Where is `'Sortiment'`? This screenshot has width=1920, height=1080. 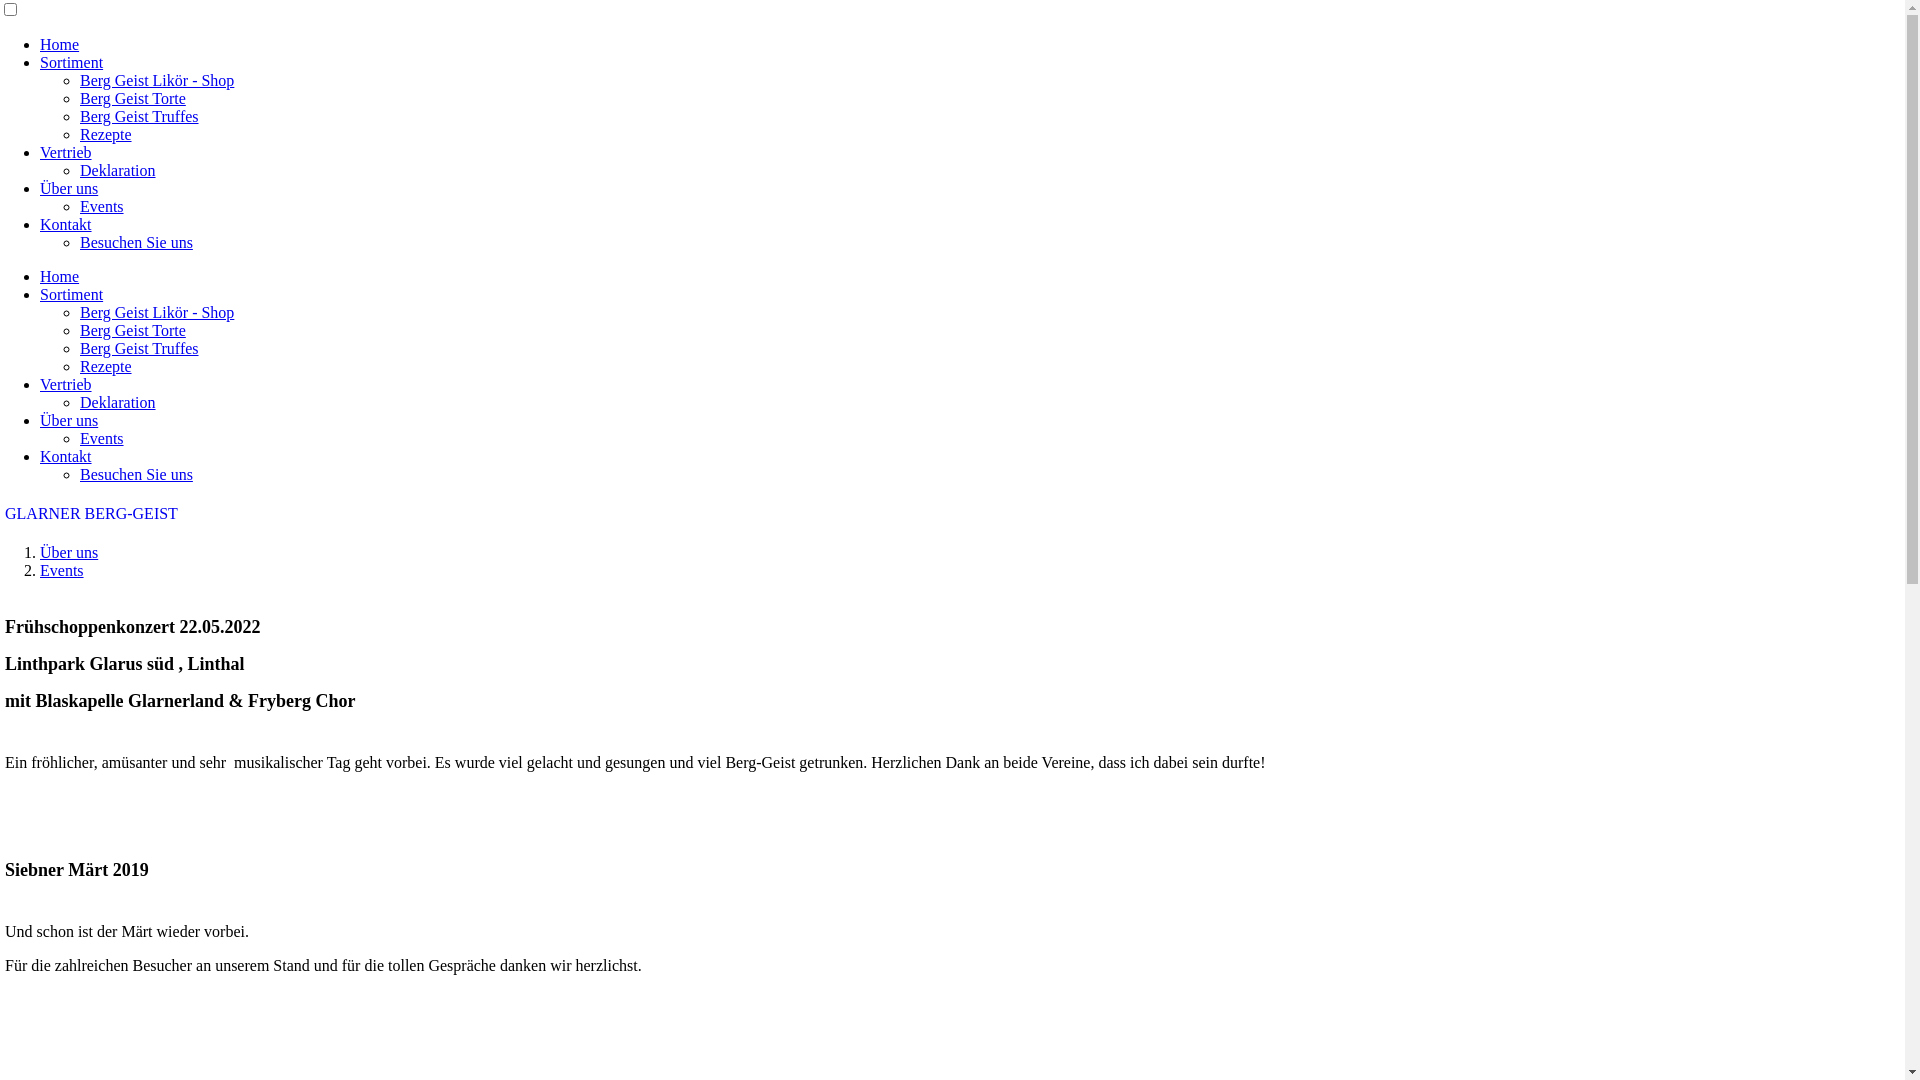
'Sortiment' is located at coordinates (71, 294).